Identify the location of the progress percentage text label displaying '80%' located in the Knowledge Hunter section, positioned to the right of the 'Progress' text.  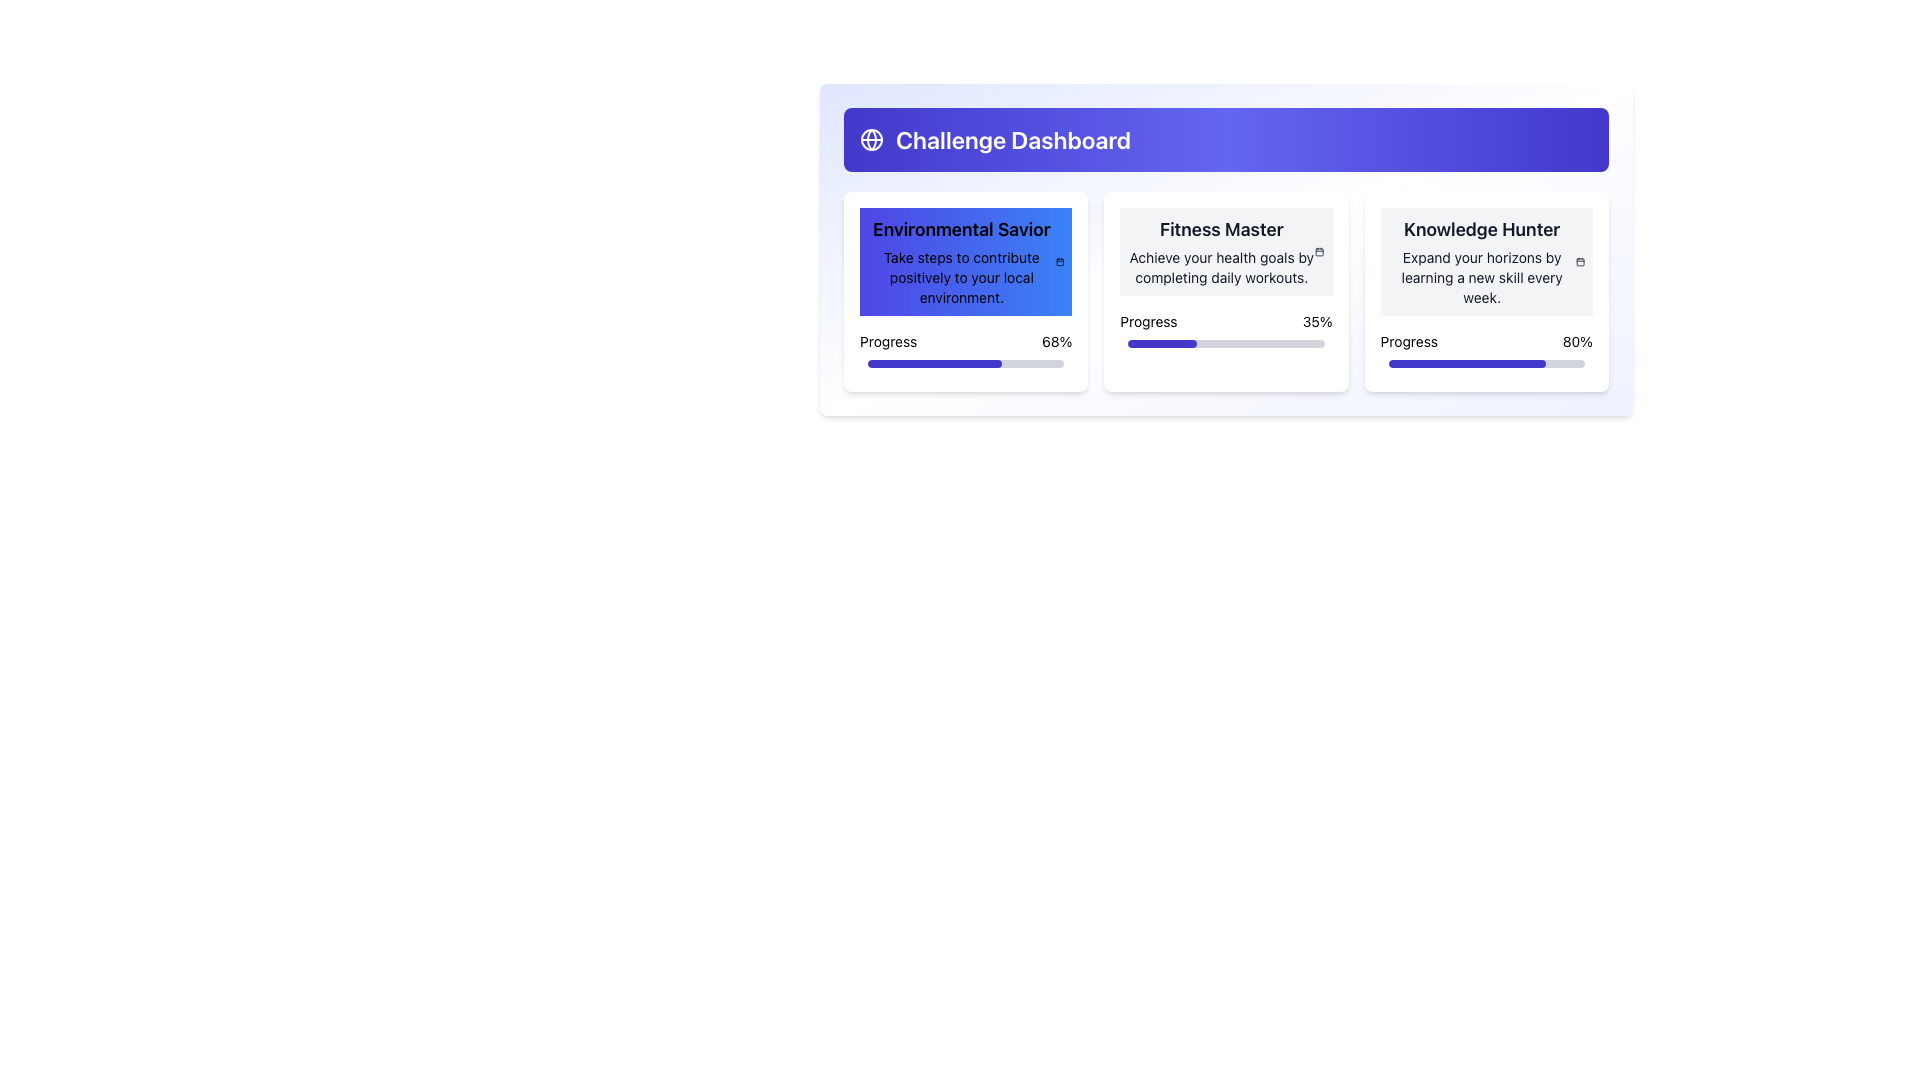
(1576, 341).